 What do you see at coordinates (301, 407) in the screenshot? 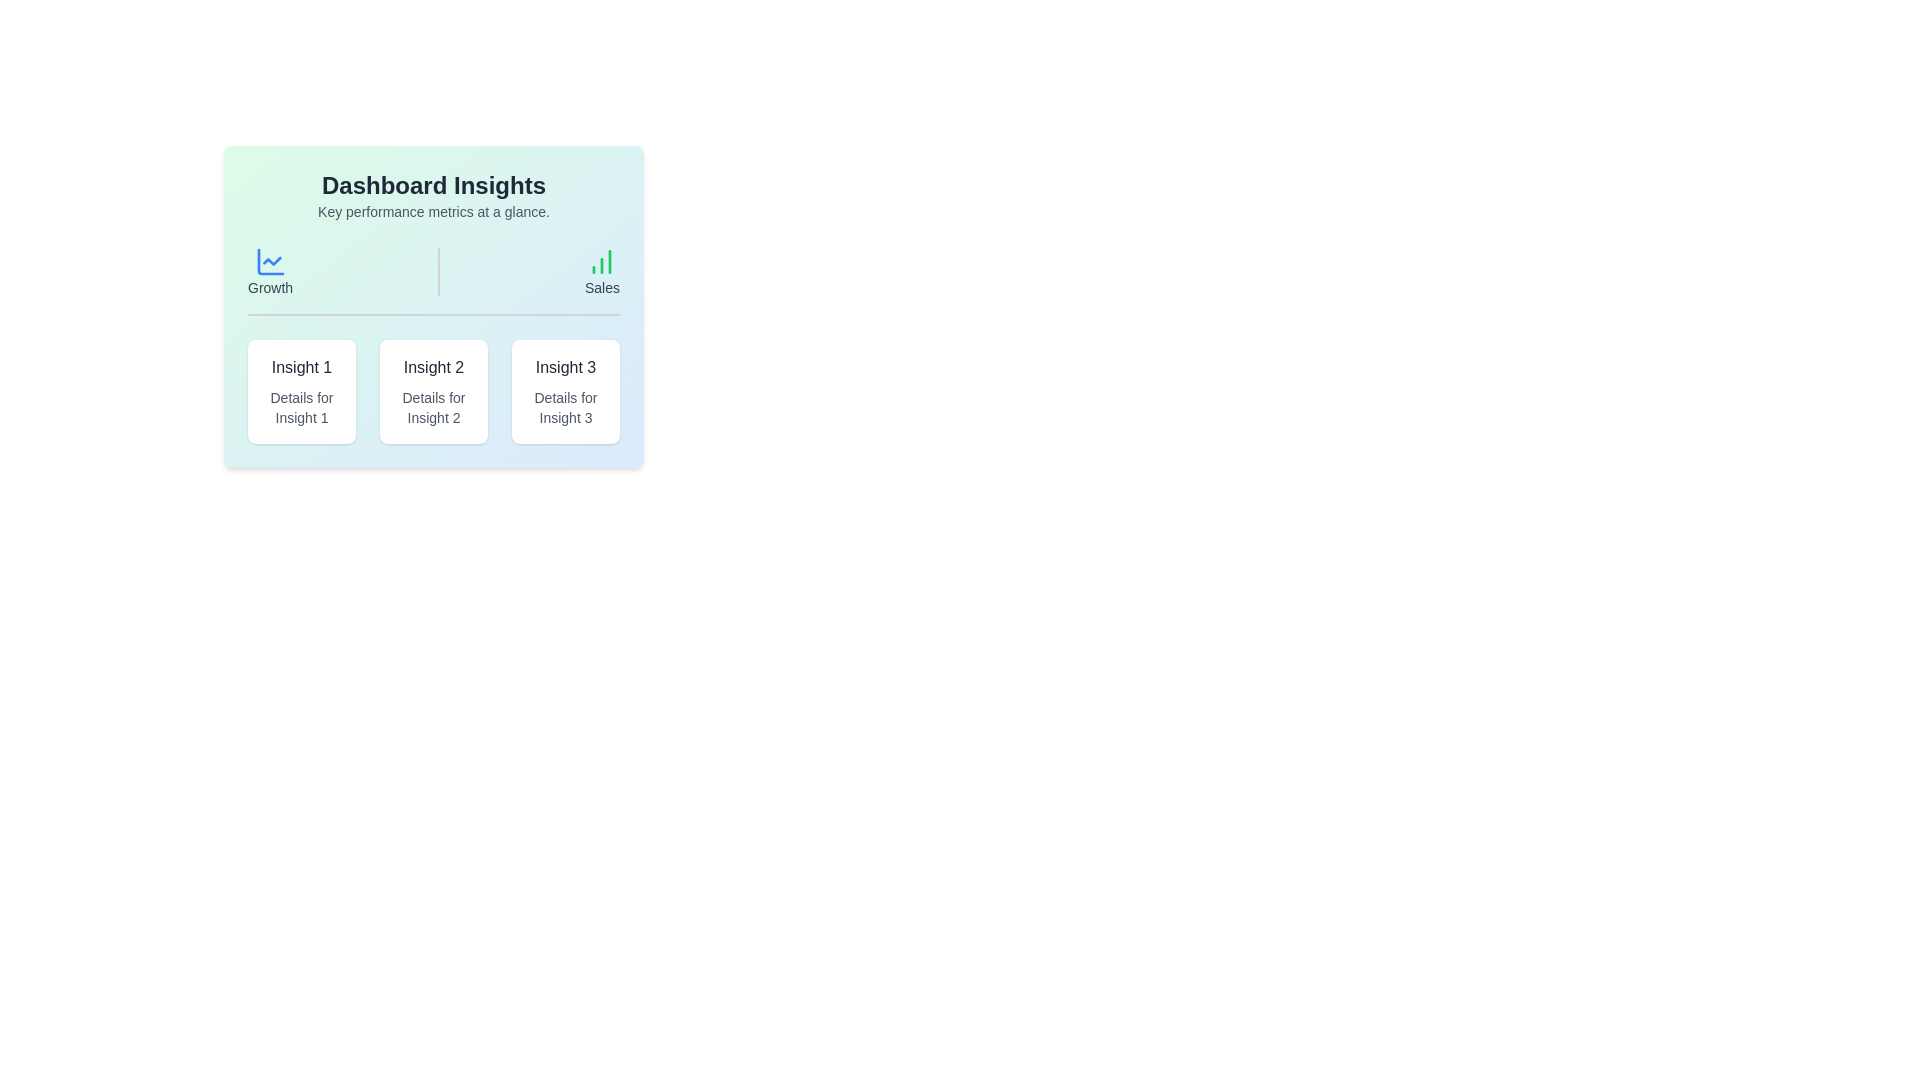
I see `the text label with the content 'Details for Insight 1'` at bounding box center [301, 407].